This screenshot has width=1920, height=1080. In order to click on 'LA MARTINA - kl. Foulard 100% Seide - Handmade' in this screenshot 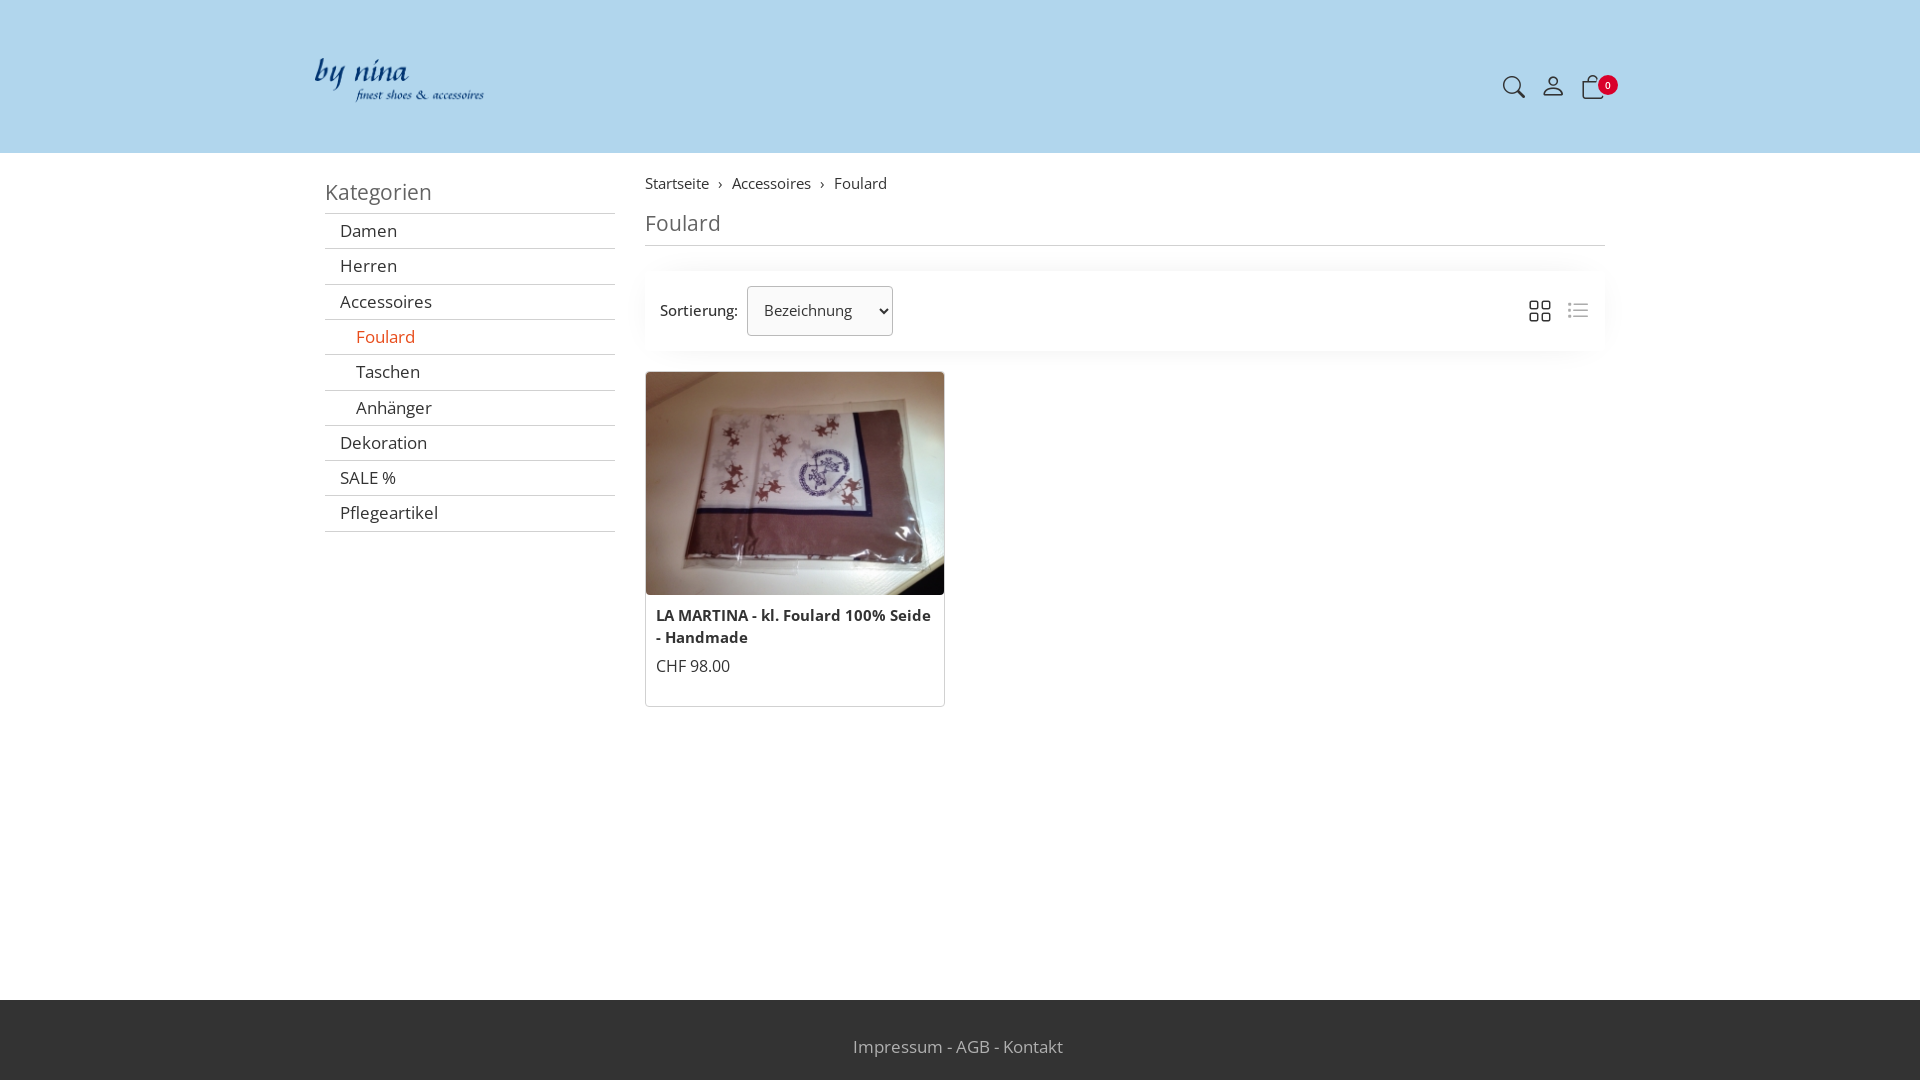, I will do `click(792, 624)`.